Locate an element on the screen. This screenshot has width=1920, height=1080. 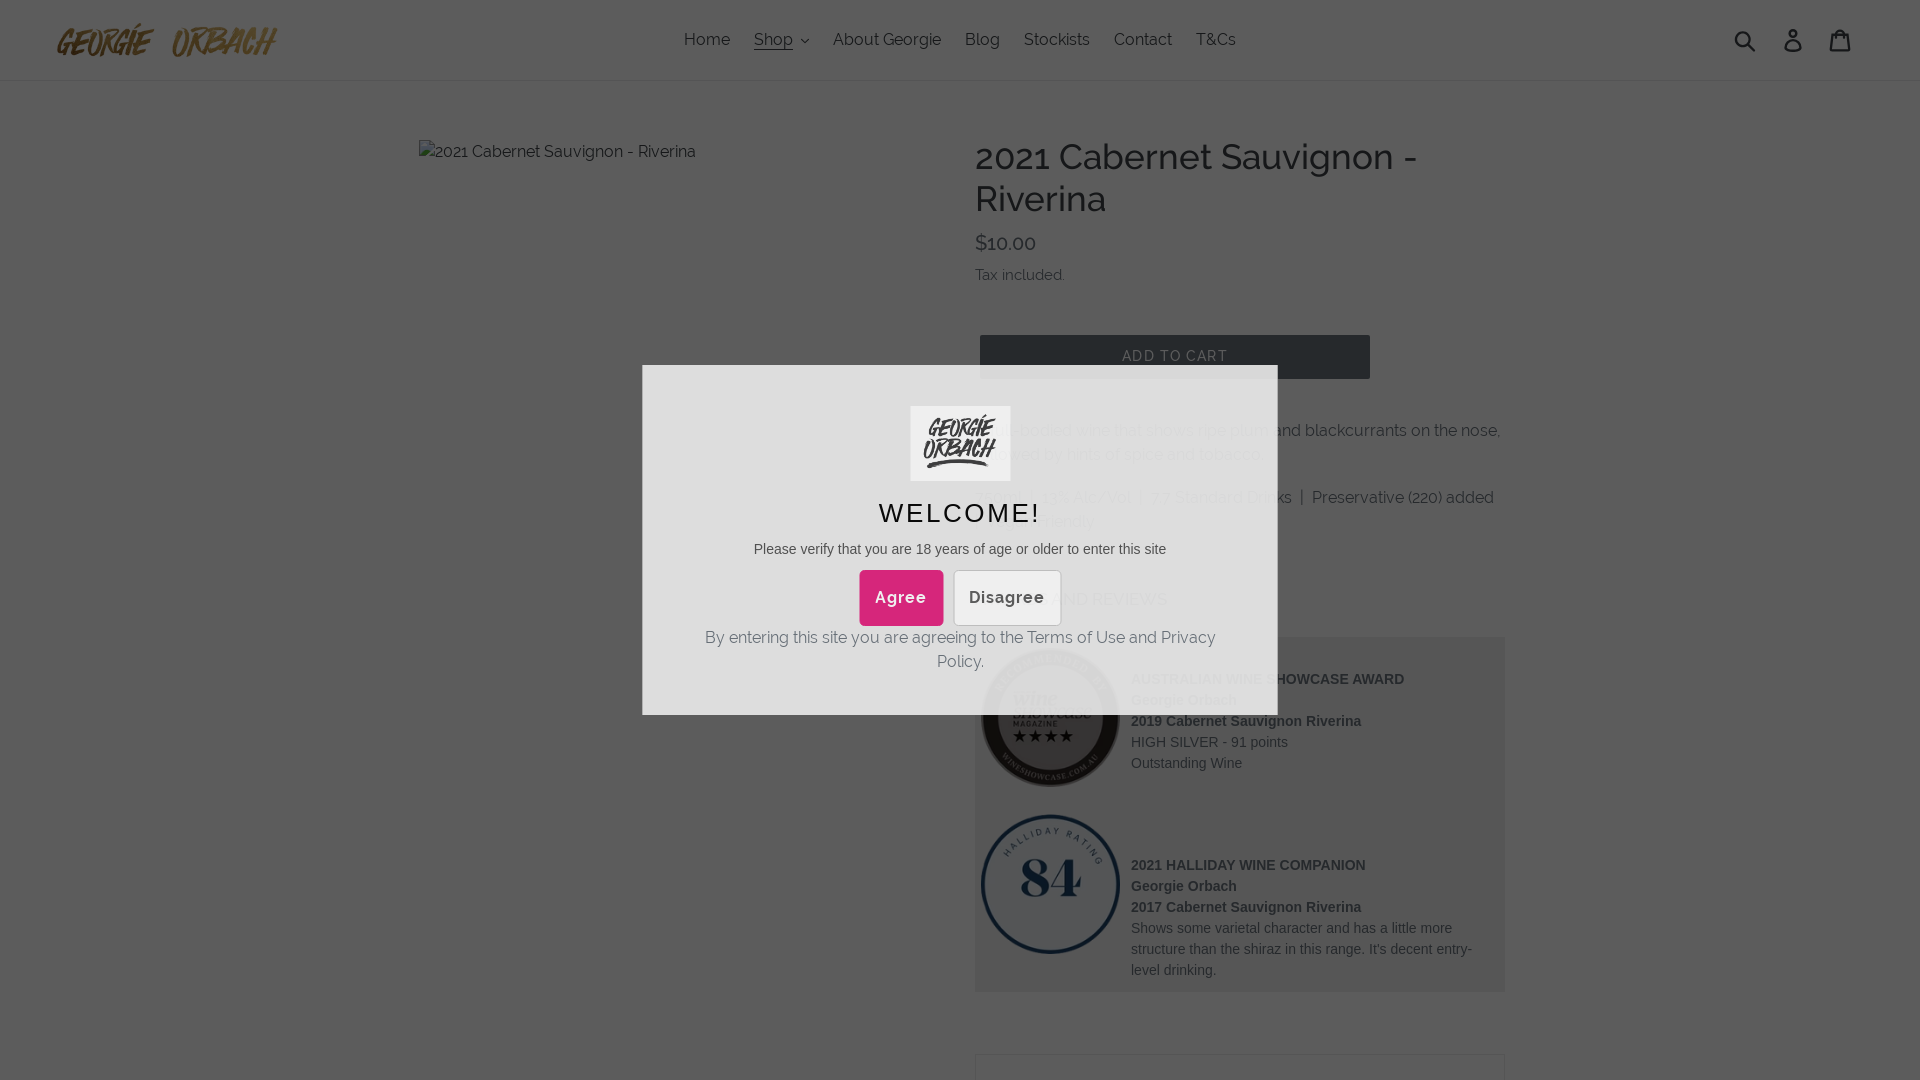
'Cart' is located at coordinates (1840, 39).